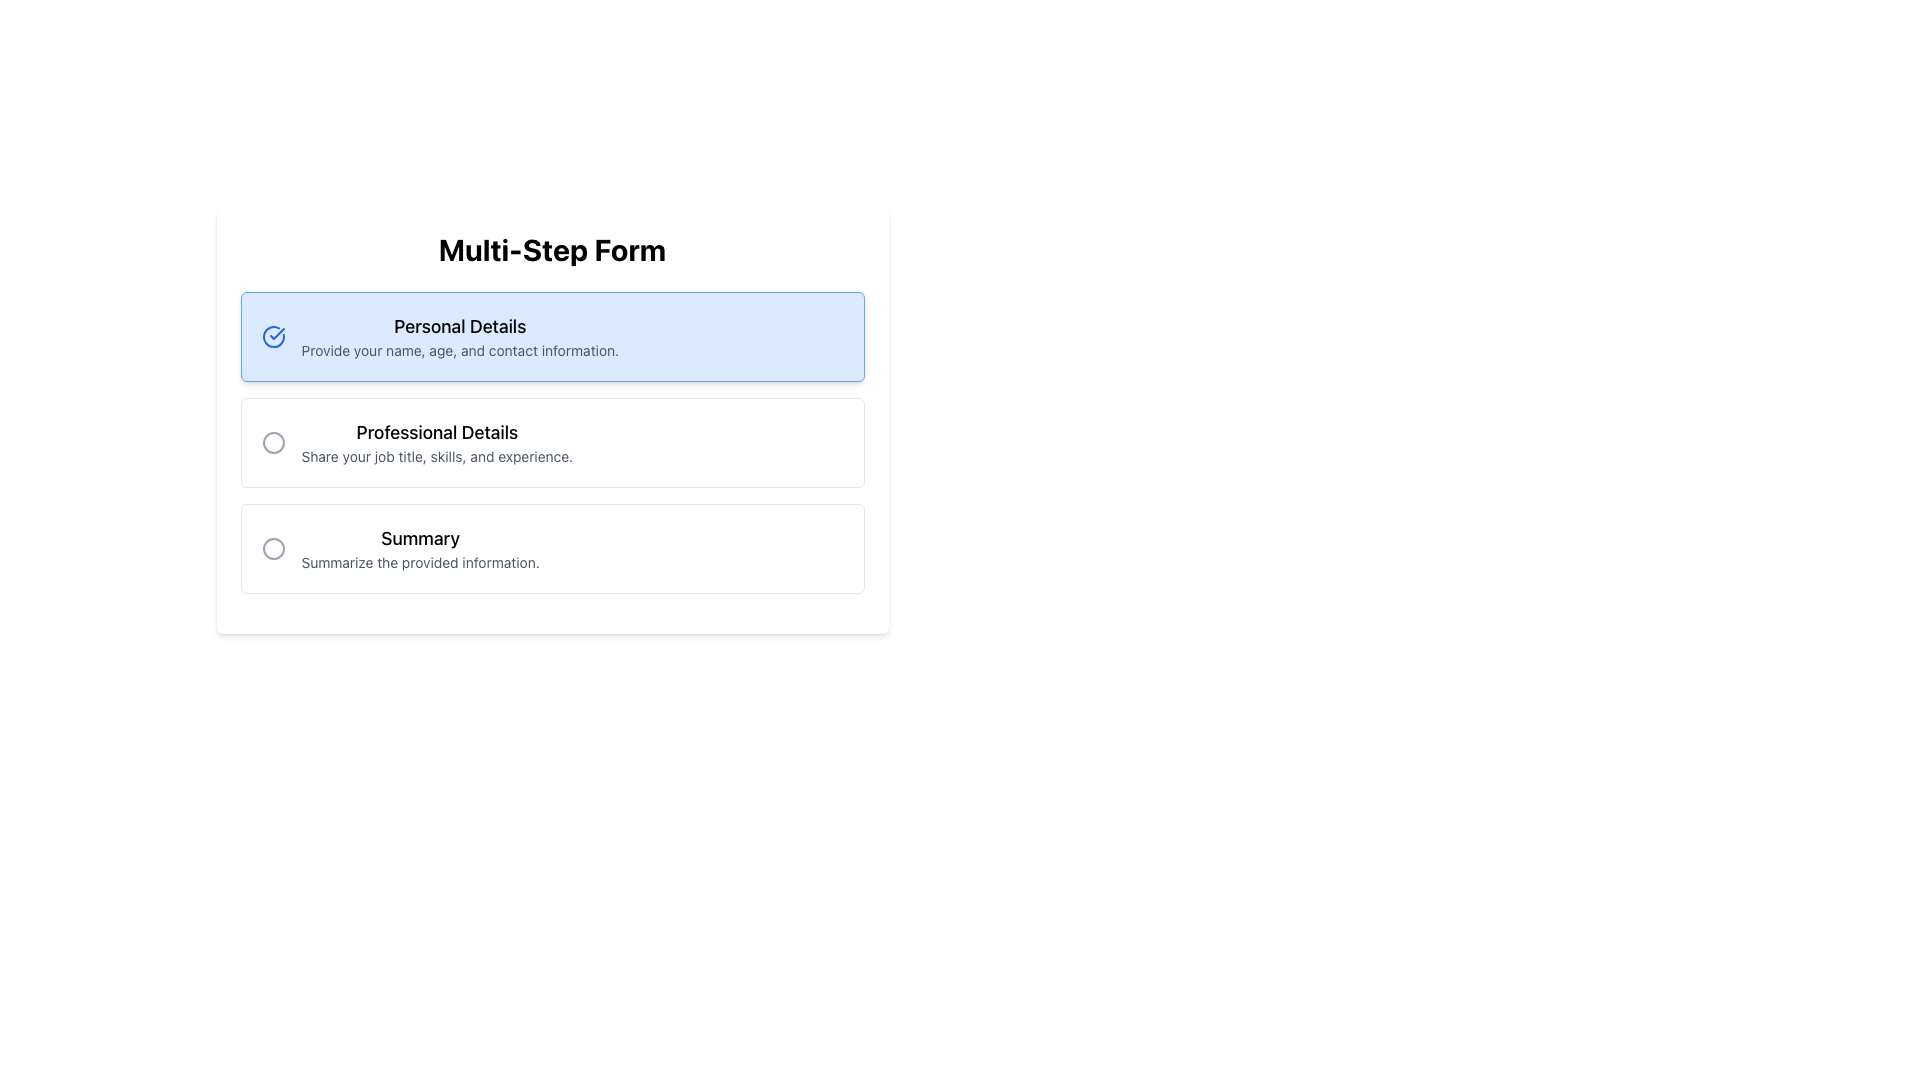 This screenshot has width=1920, height=1080. I want to click on non-interactive instructions text label located directly below the 'Personal Details' heading in the highlighted blue section, so click(459, 350).